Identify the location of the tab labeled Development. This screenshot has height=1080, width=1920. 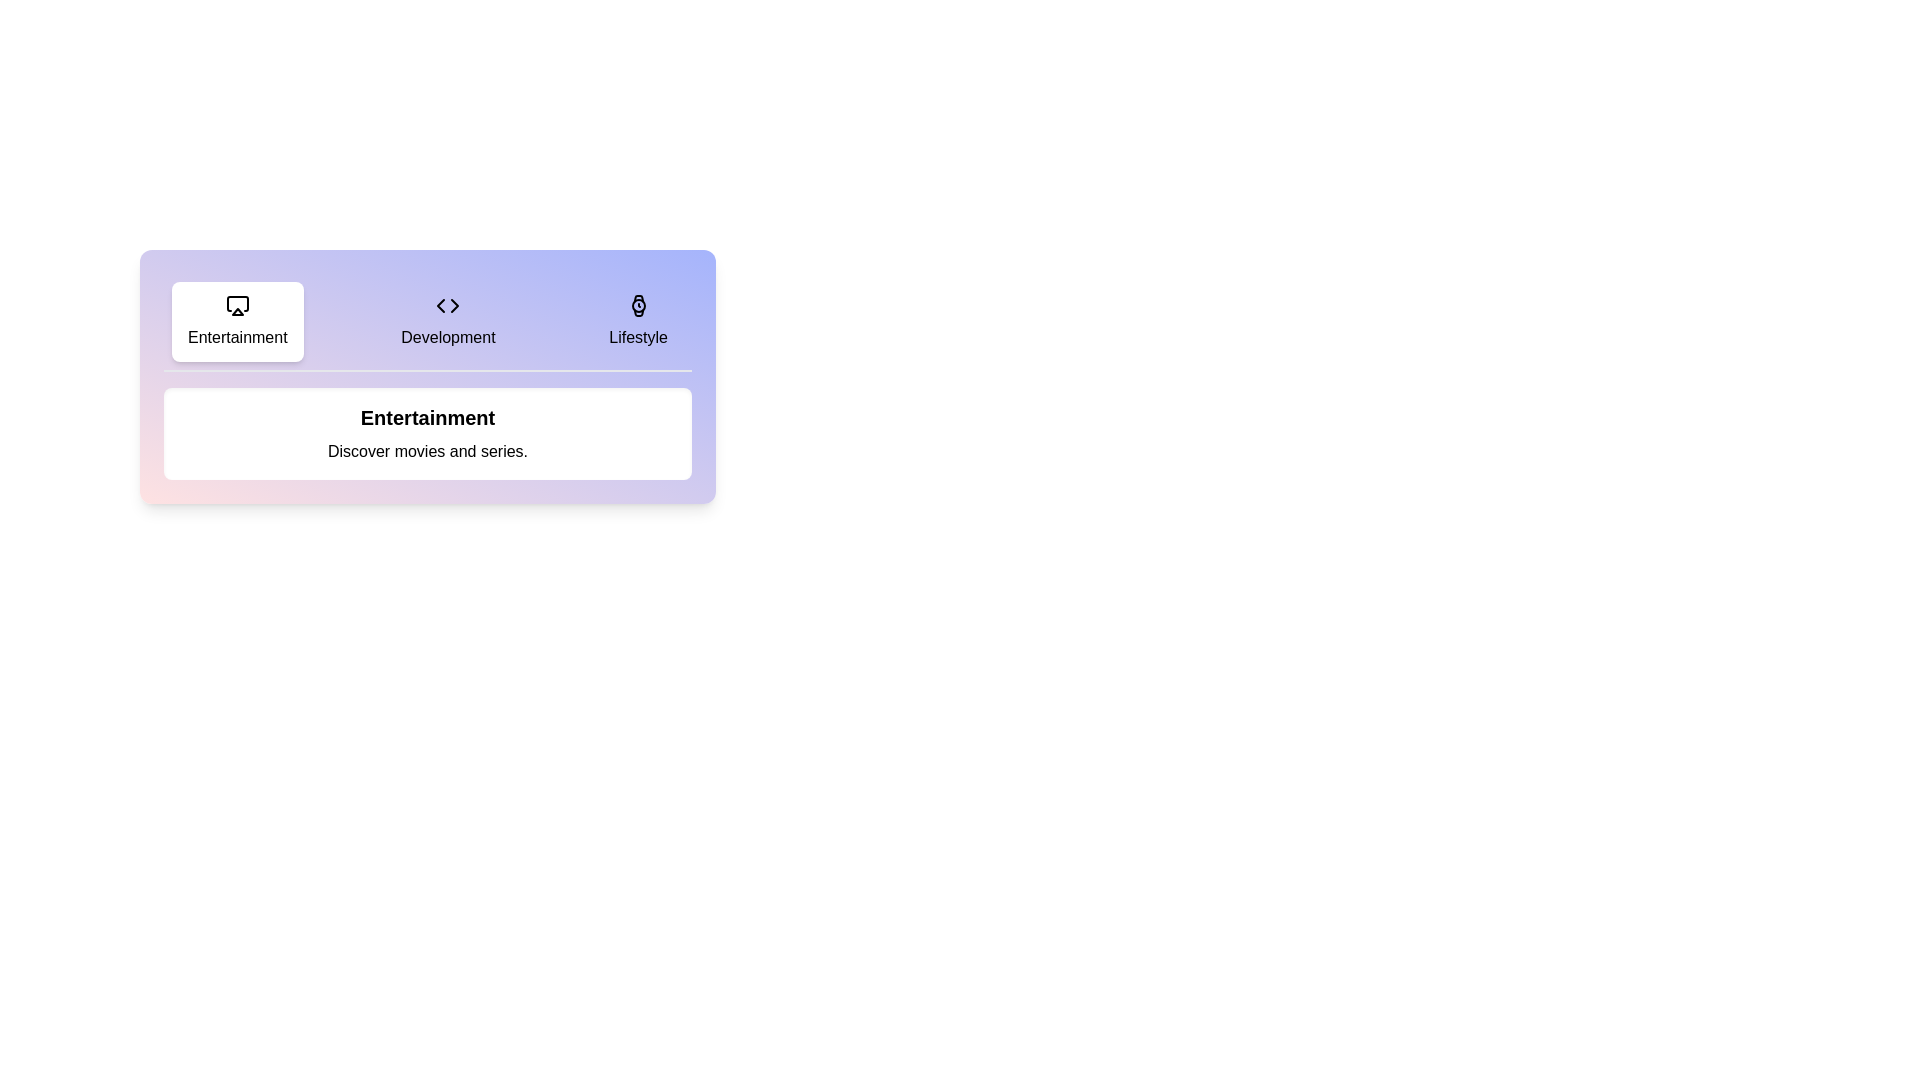
(447, 320).